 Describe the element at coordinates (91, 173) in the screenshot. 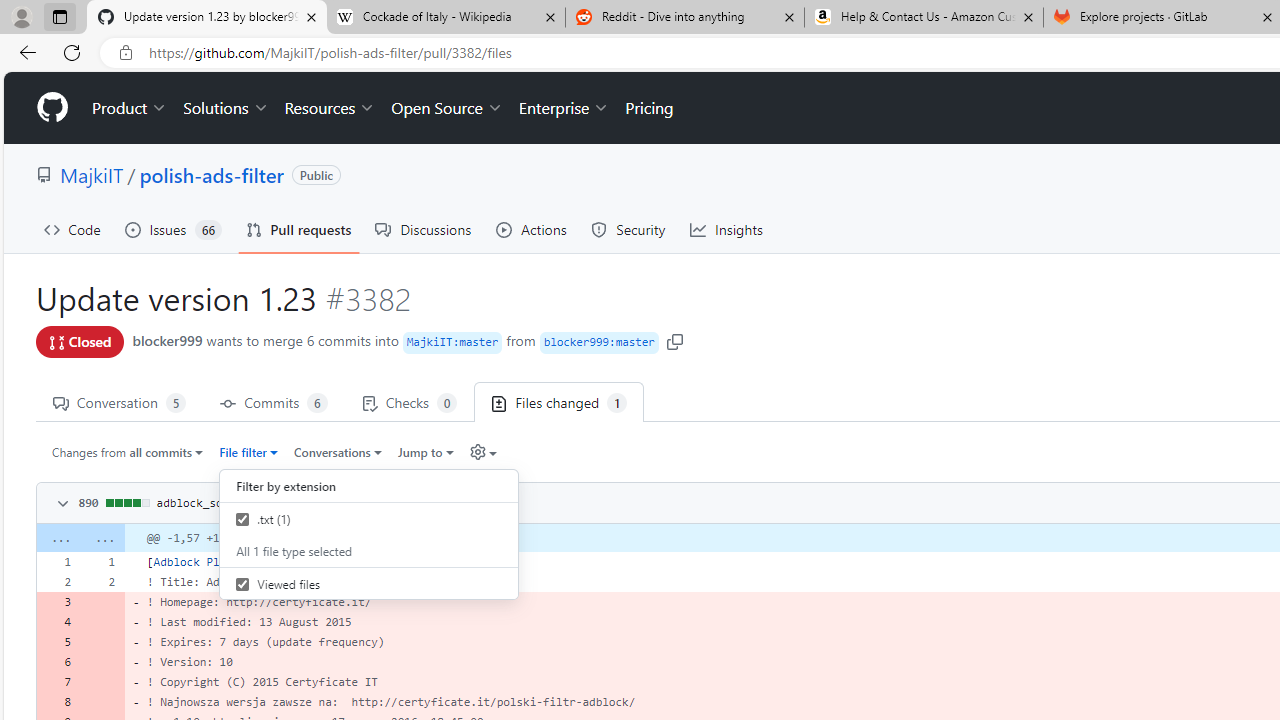

I see `'MajkiIT'` at that location.